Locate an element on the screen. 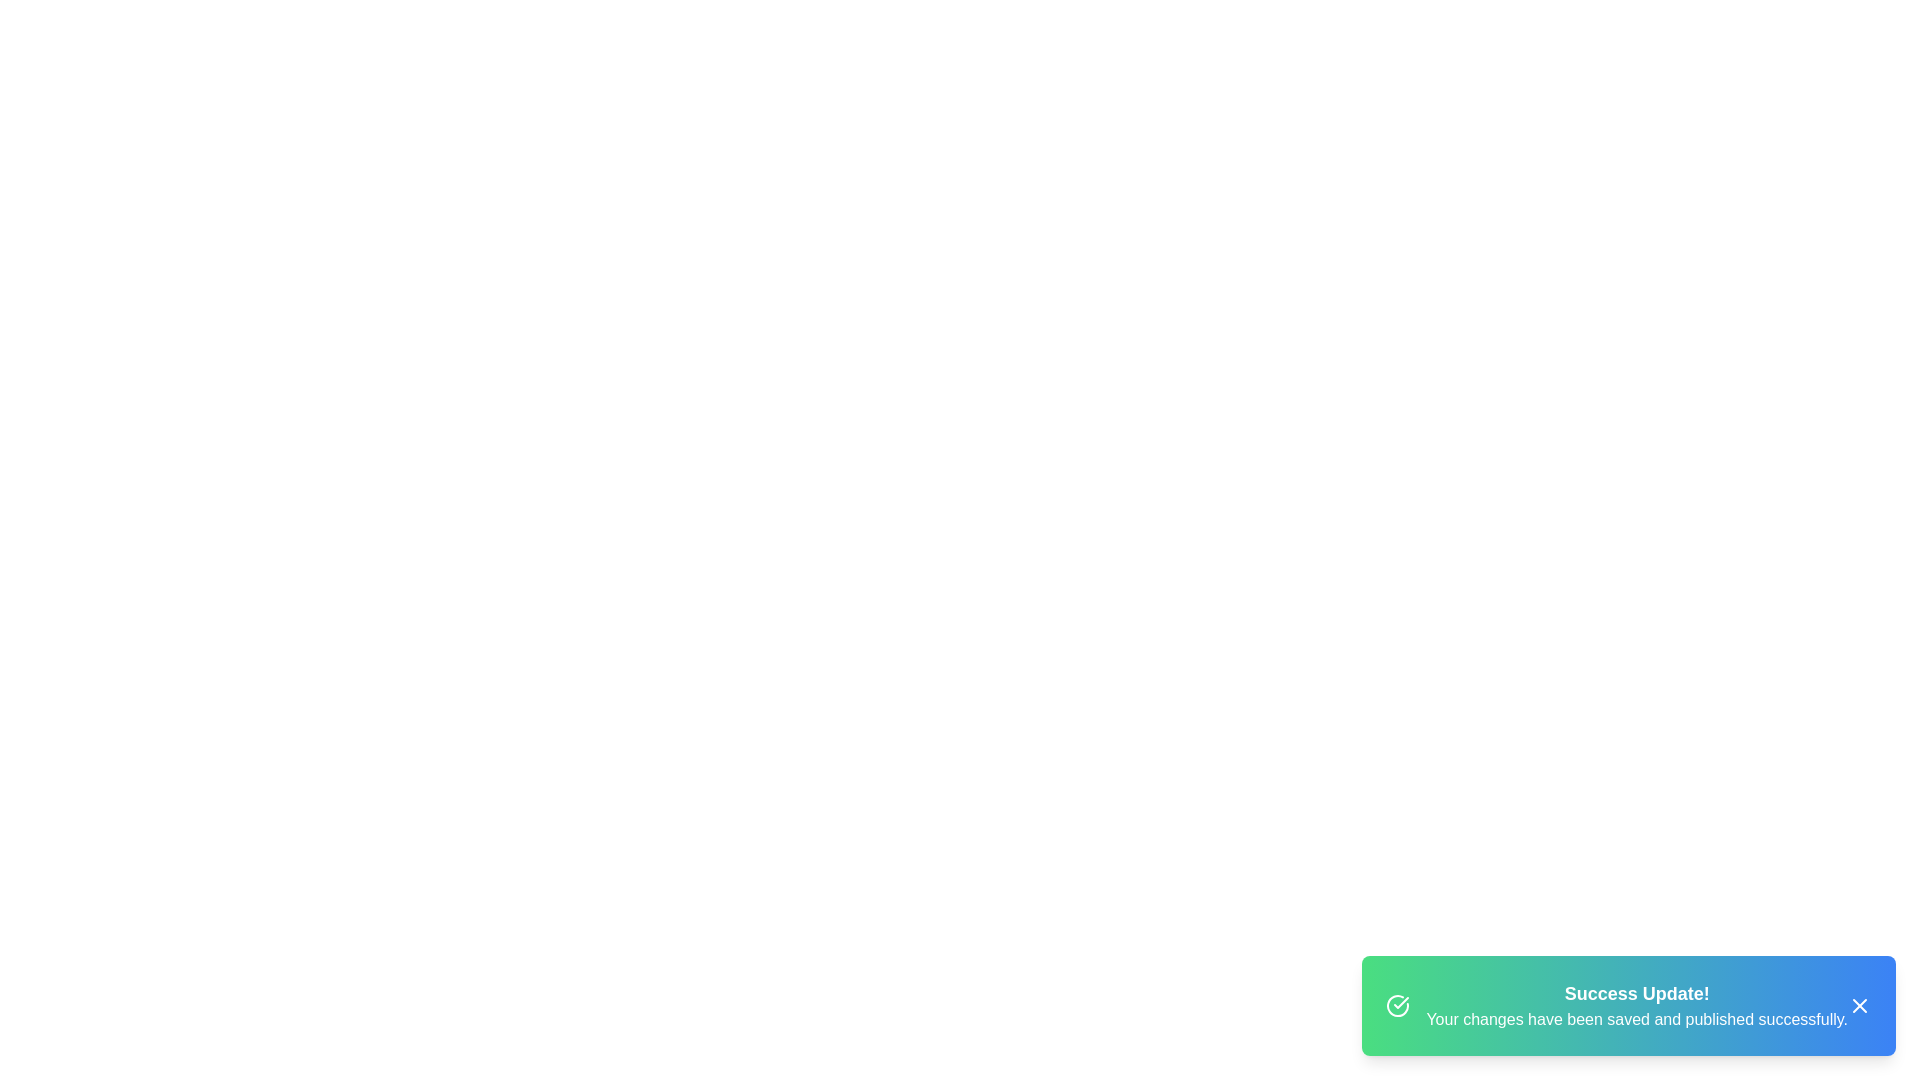 The width and height of the screenshot is (1920, 1080). the close button of the Snackbar to dismiss it is located at coordinates (1859, 1006).